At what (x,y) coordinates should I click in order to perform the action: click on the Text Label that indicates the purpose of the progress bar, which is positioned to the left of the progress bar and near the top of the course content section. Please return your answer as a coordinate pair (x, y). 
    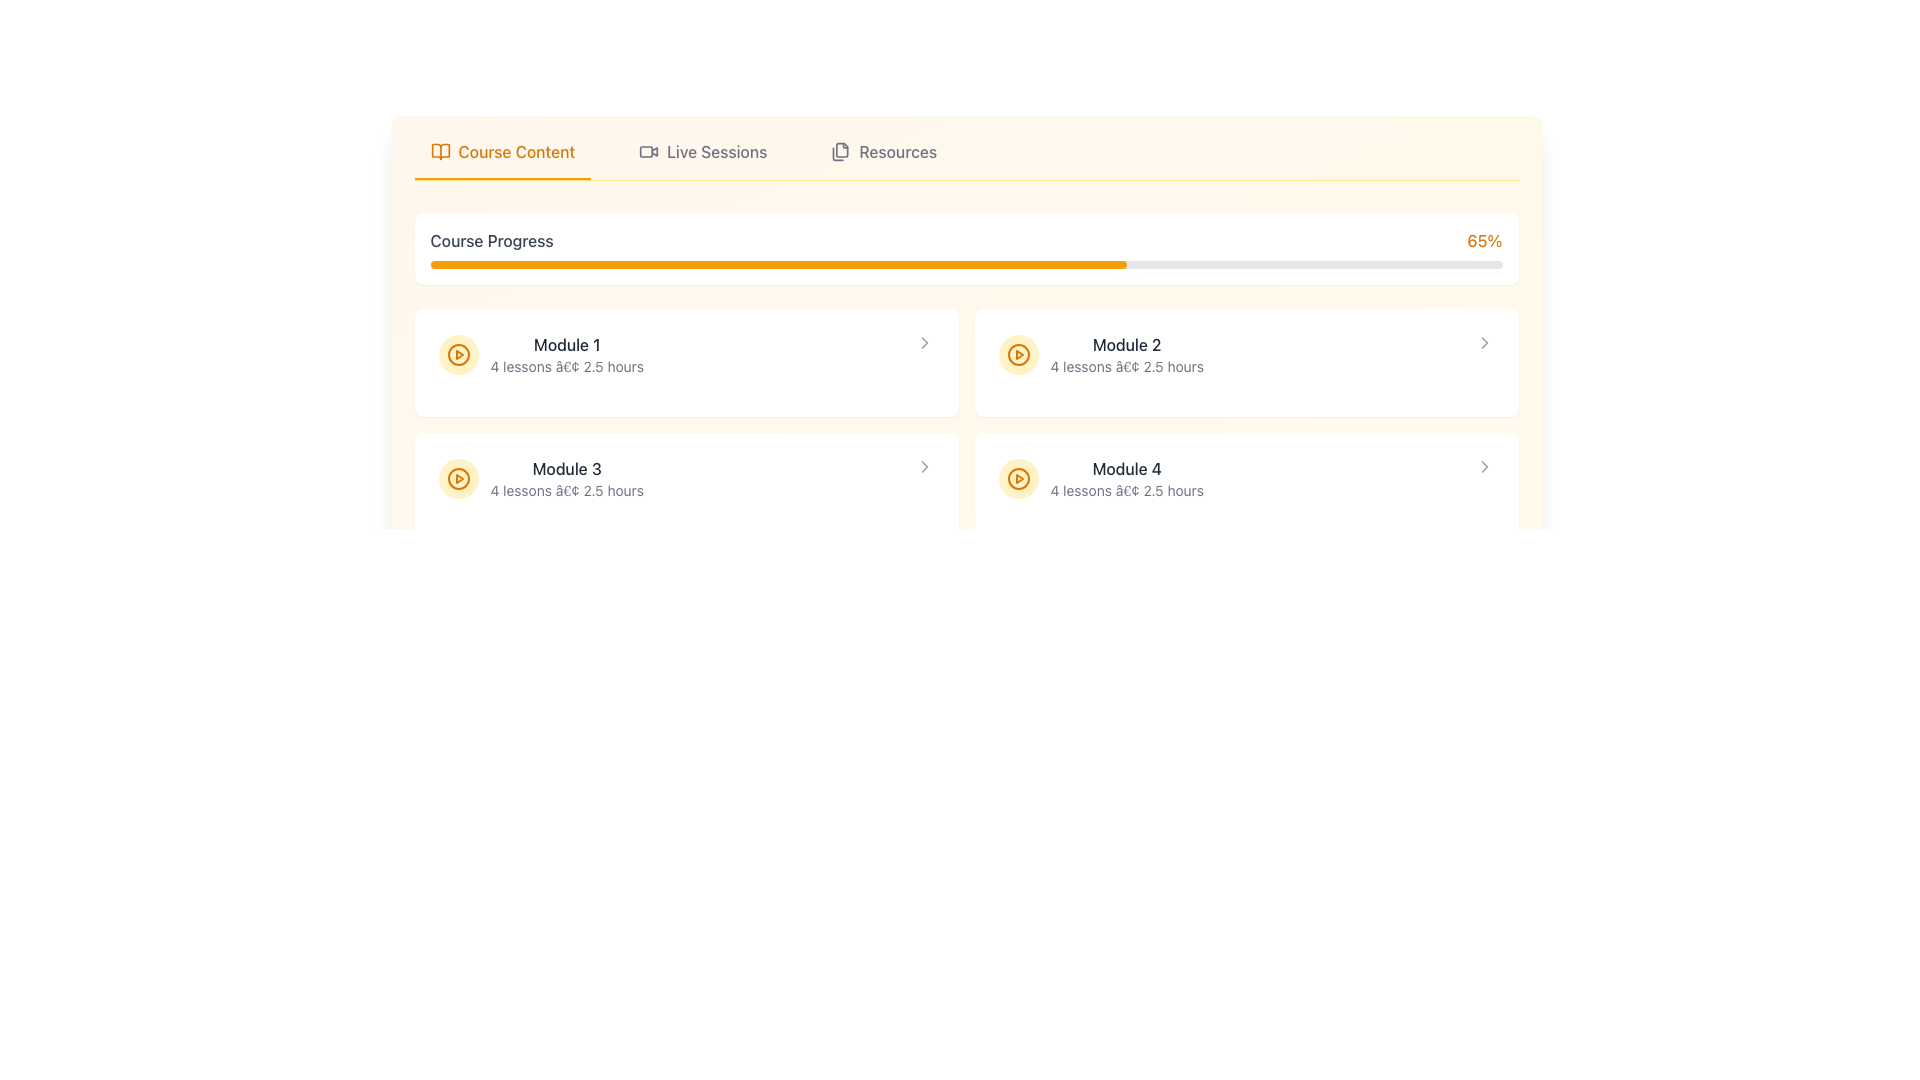
    Looking at the image, I should click on (492, 239).